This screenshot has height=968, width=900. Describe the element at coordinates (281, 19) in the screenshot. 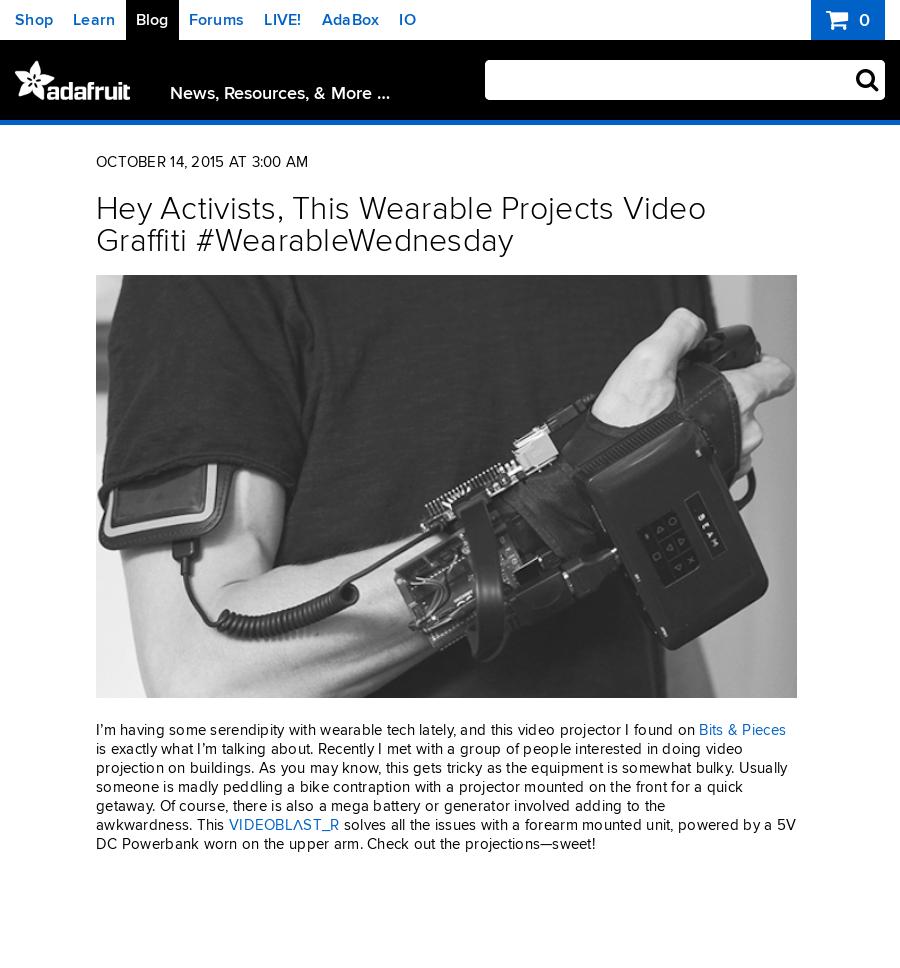

I see `'LIVE!'` at that location.